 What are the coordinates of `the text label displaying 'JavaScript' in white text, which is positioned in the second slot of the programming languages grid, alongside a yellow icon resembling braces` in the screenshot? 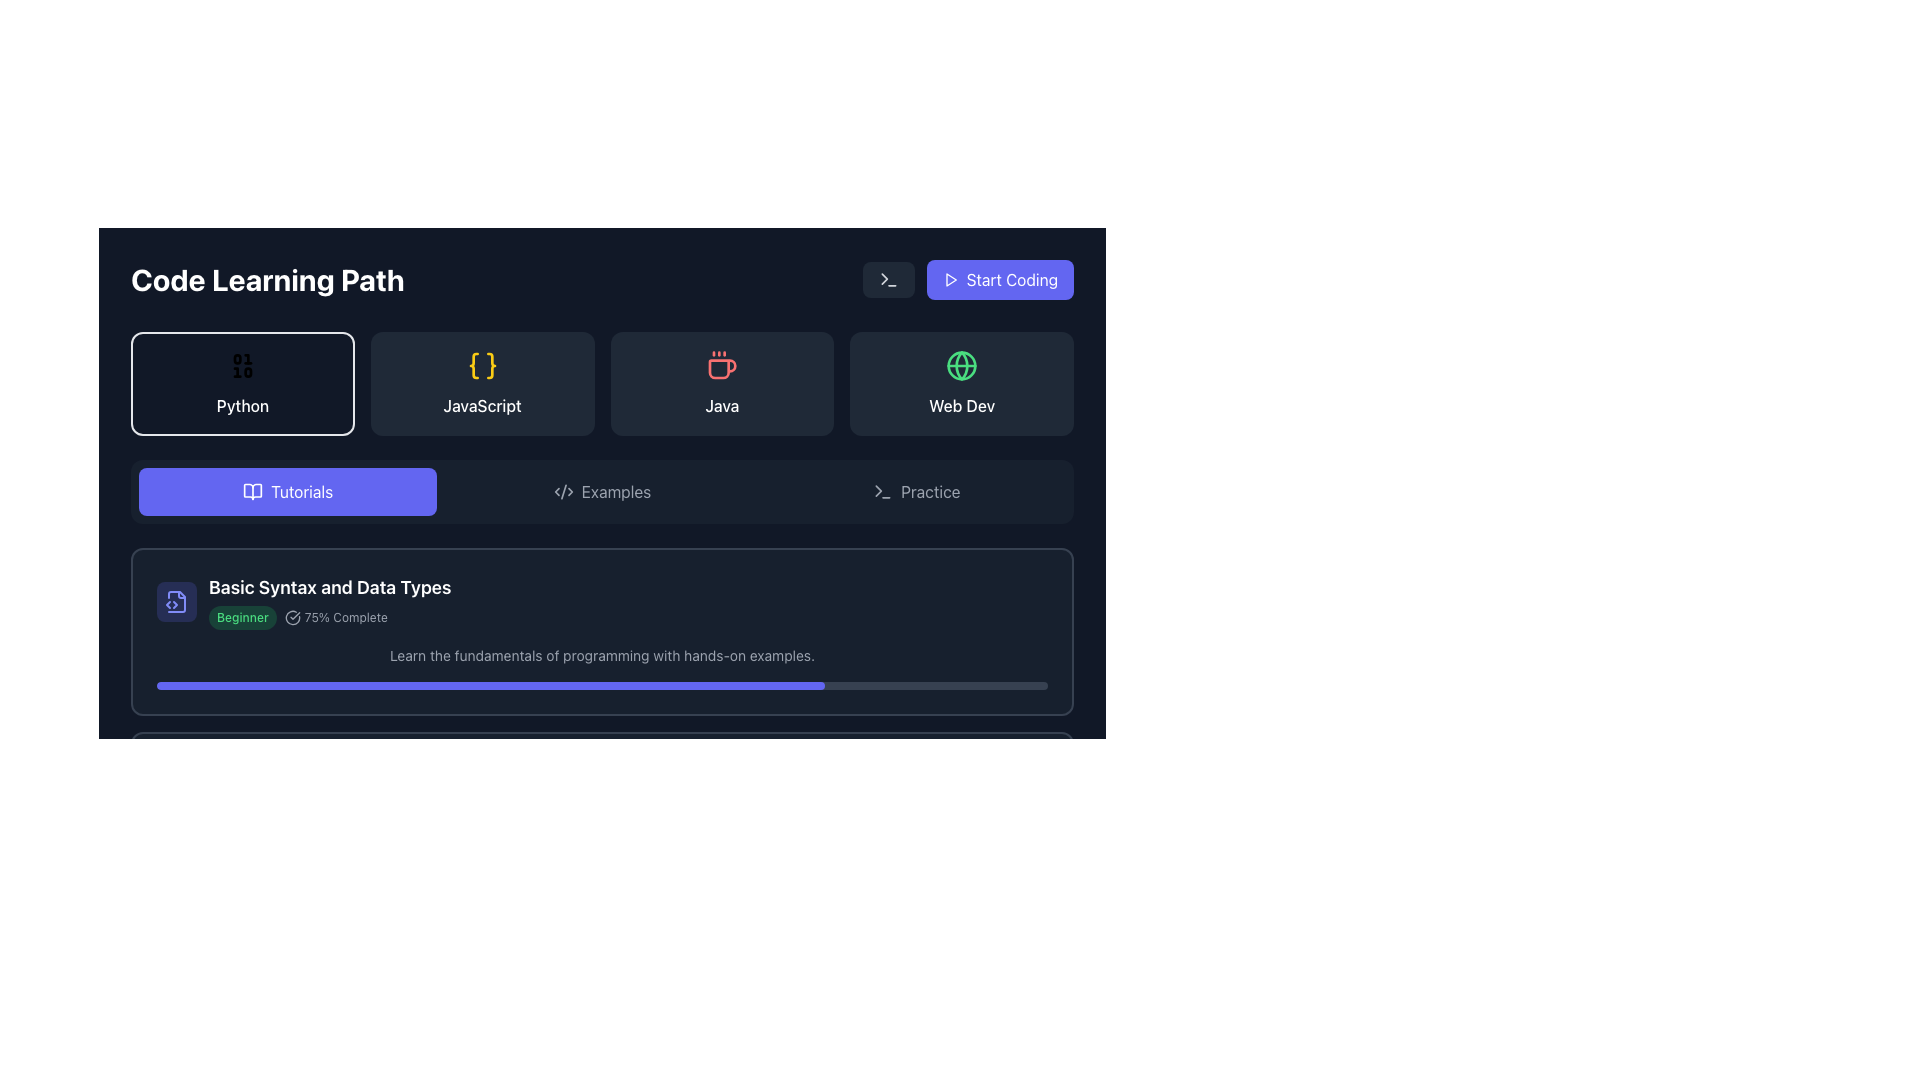 It's located at (482, 405).